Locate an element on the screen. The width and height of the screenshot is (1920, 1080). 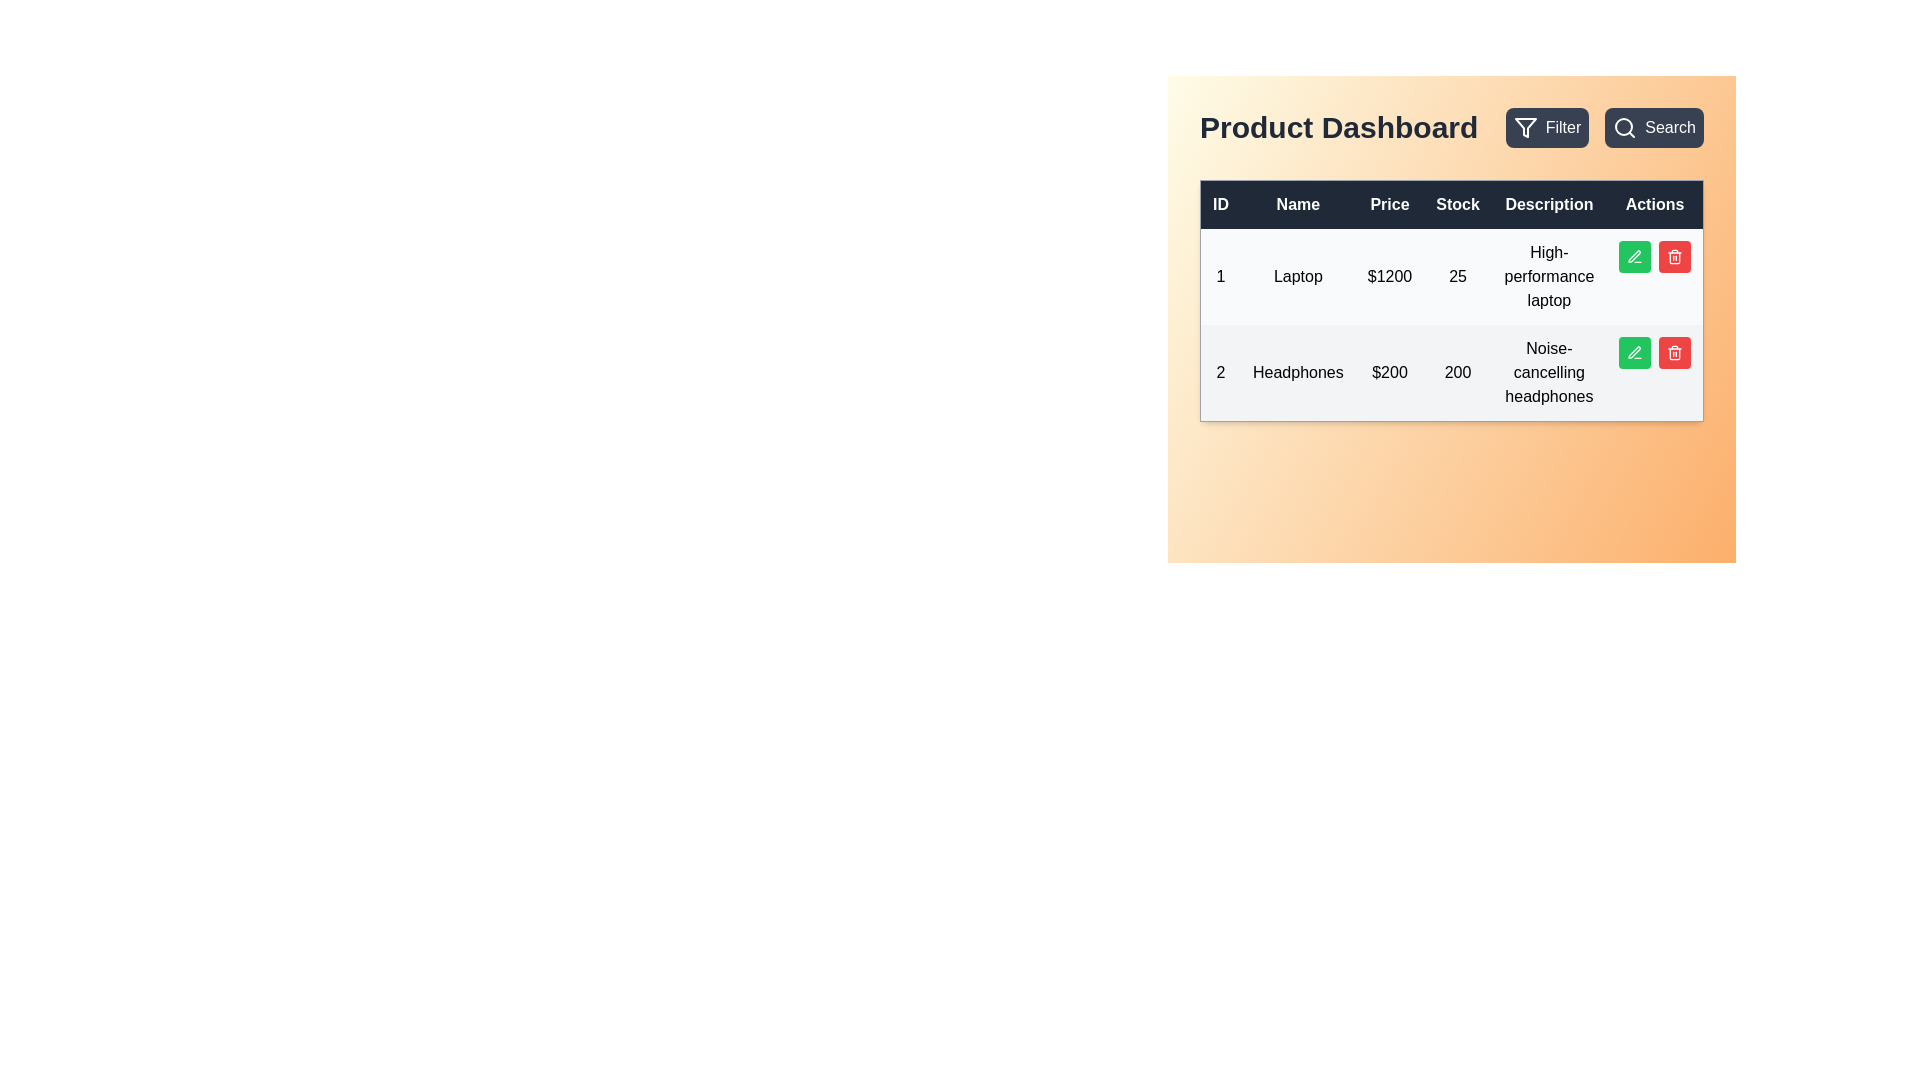
the delete icon located at the right-most side of the 'Actions' column in the second row of the Product Dashboard to possibly reveal additional details is located at coordinates (1675, 352).